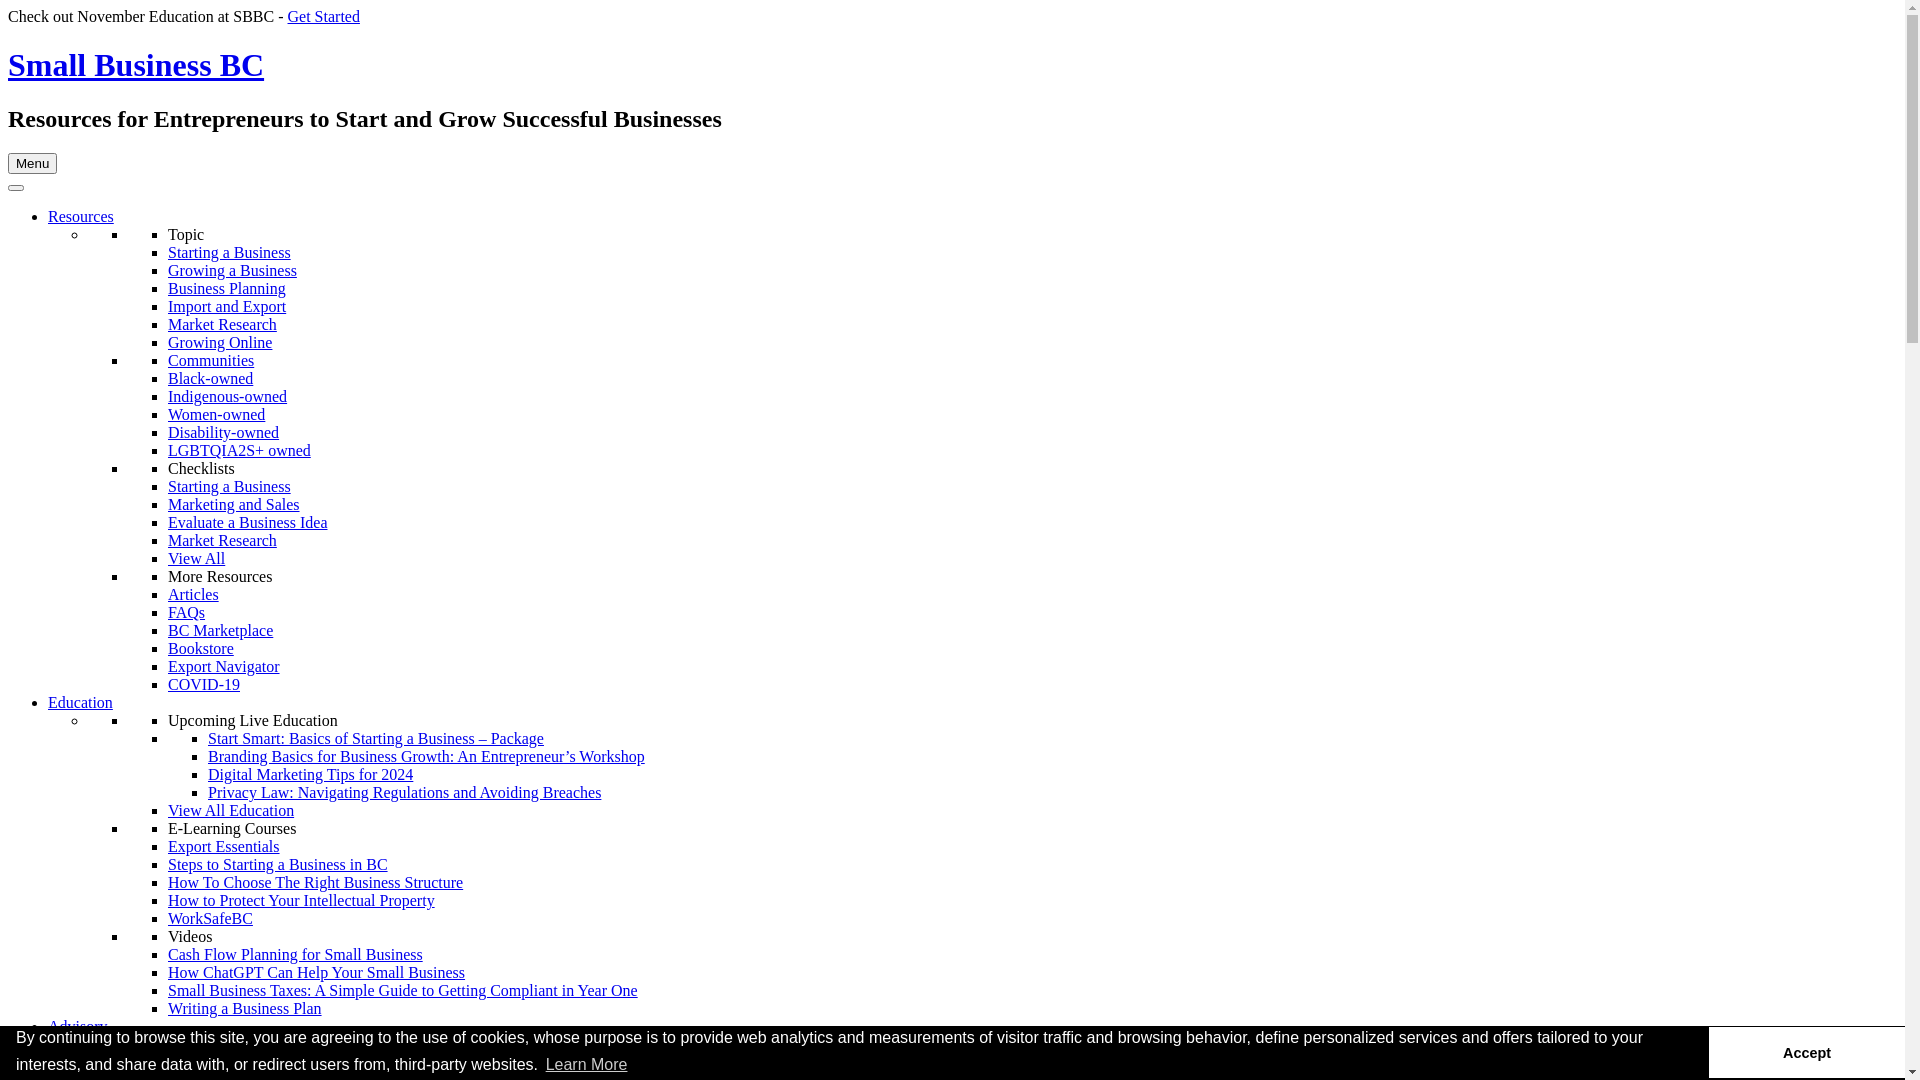 This screenshot has height=1080, width=1920. Describe the element at coordinates (168, 630) in the screenshot. I see `'BC Marketplace'` at that location.